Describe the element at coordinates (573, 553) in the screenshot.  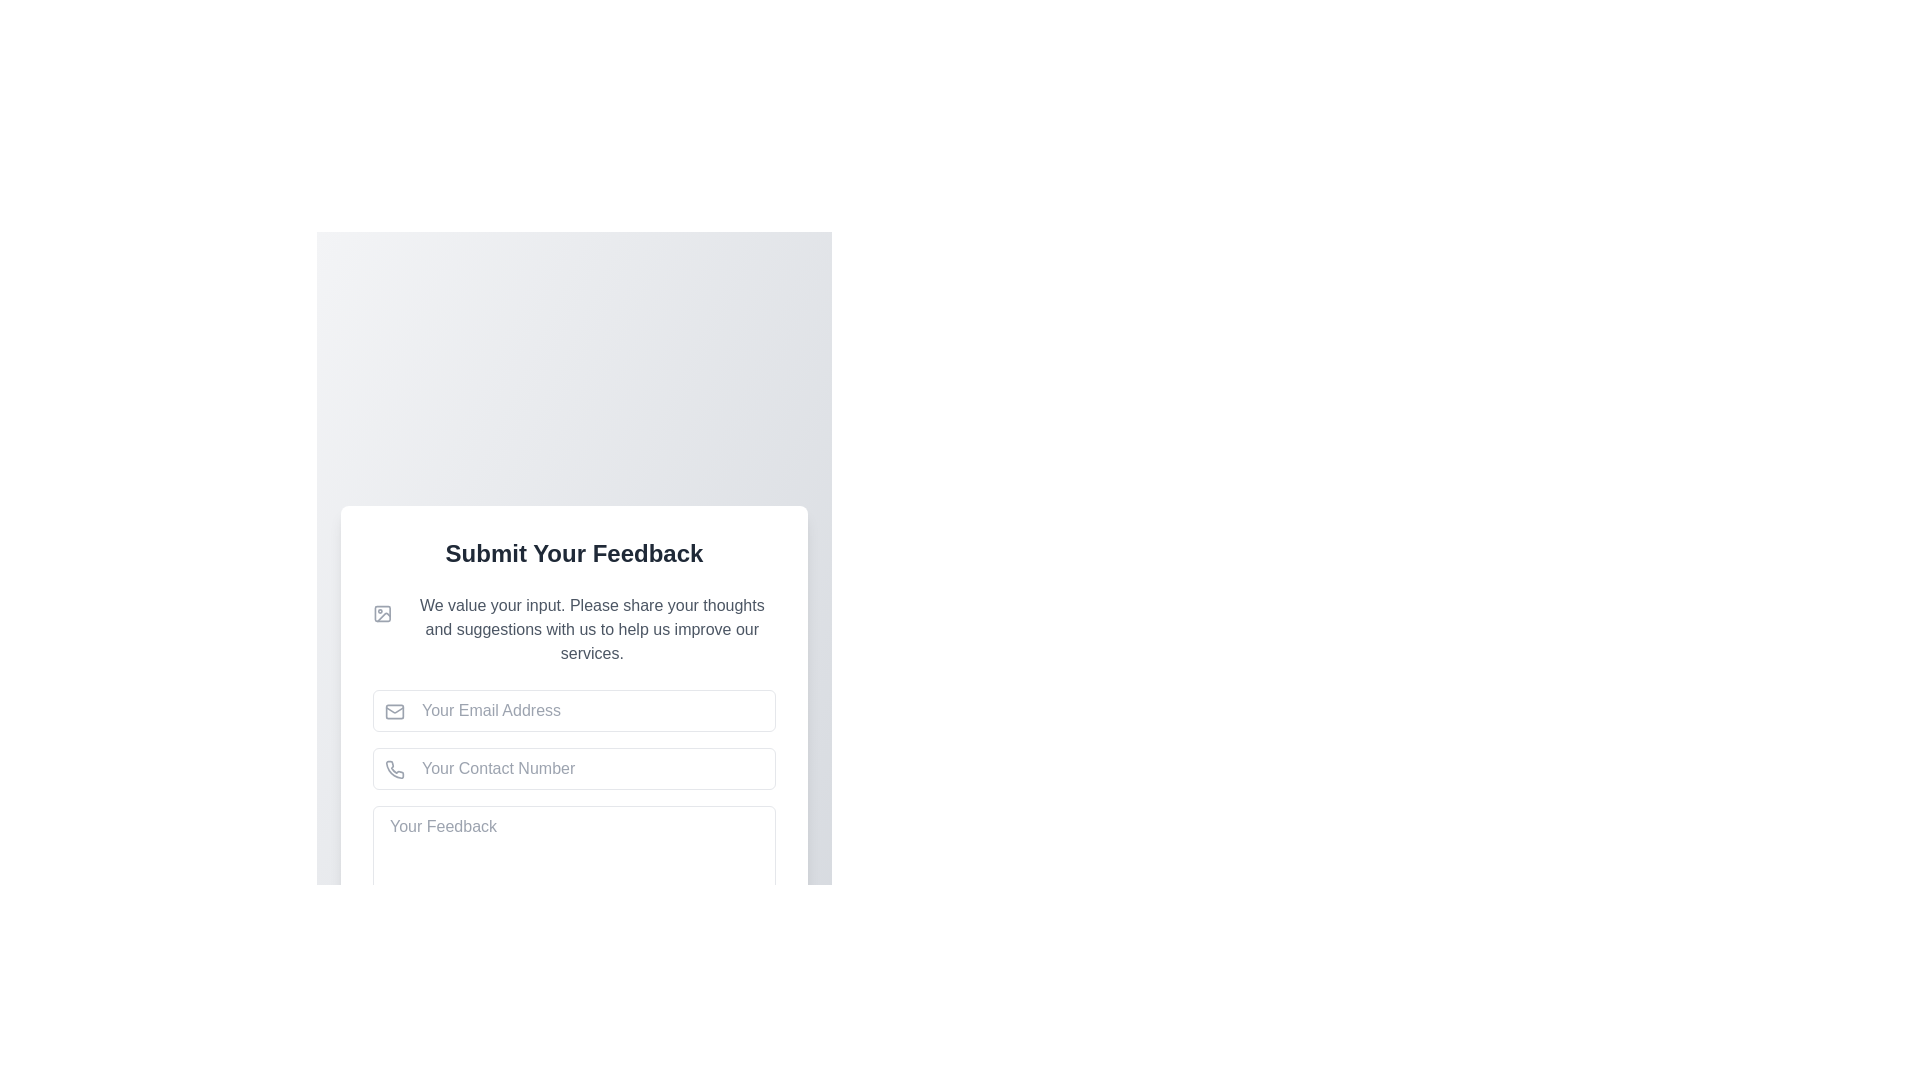
I see `the Text header element that serves as the title for the feedback form, positioned at the top of a white rounded-corner card` at that location.